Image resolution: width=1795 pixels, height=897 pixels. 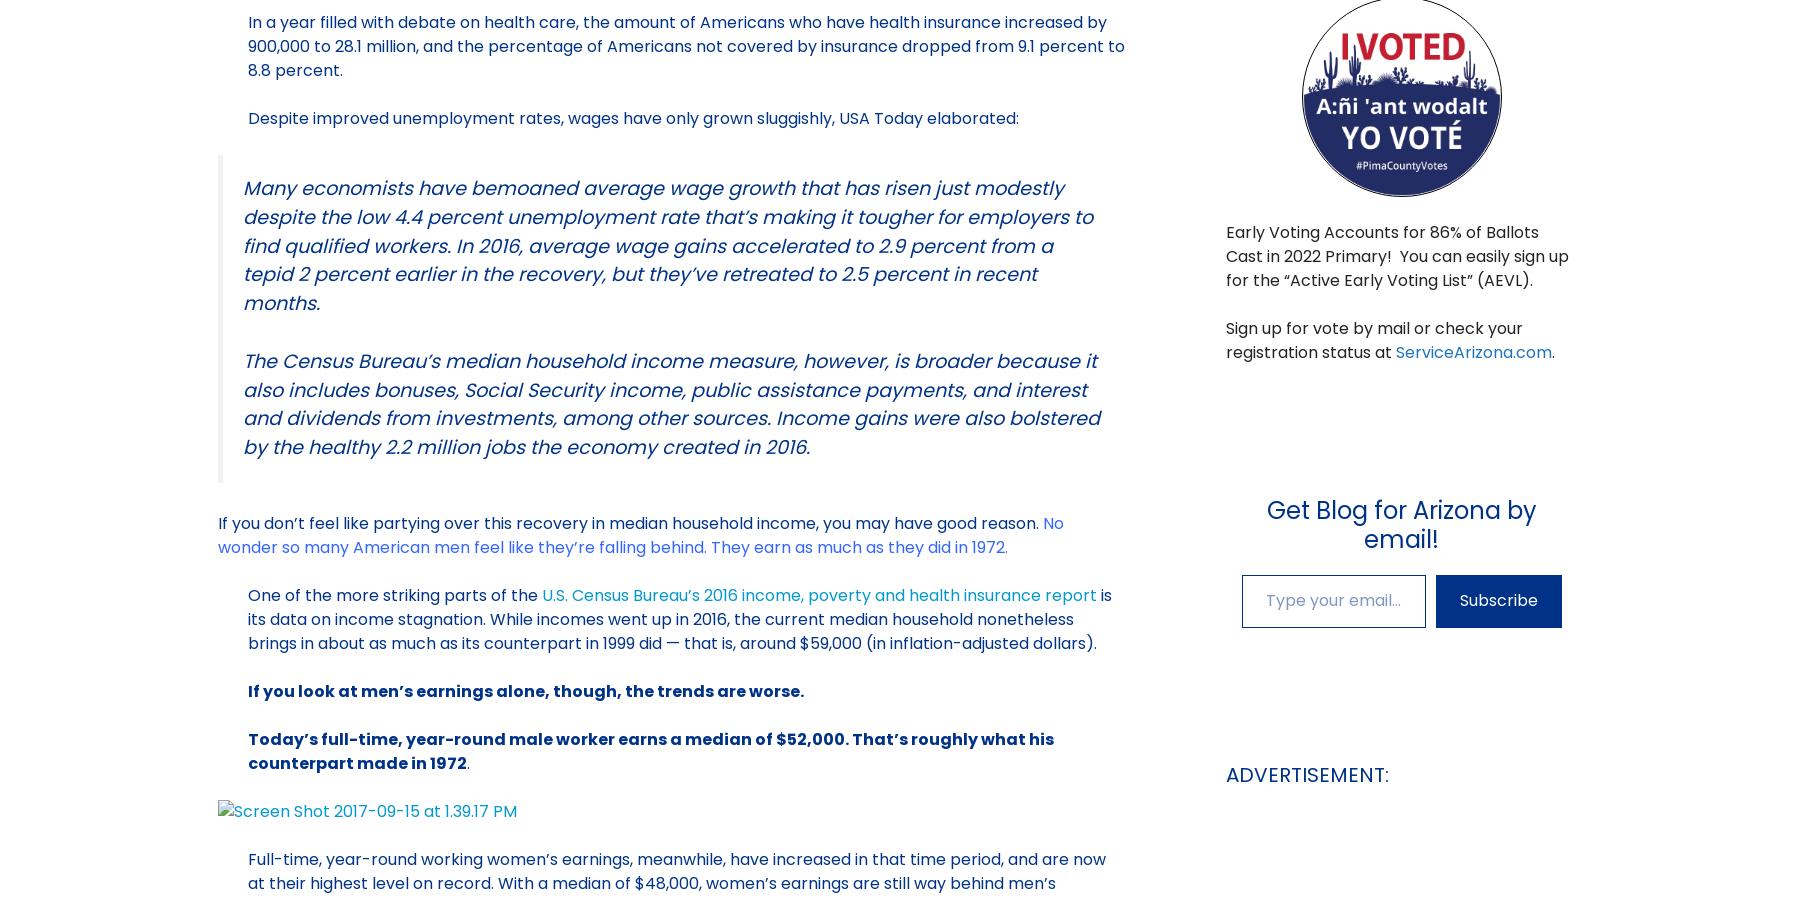 What do you see at coordinates (817, 594) in the screenshot?
I see `'U.S. Census Bureau’s 2016 income, poverty and health insurance report'` at bounding box center [817, 594].